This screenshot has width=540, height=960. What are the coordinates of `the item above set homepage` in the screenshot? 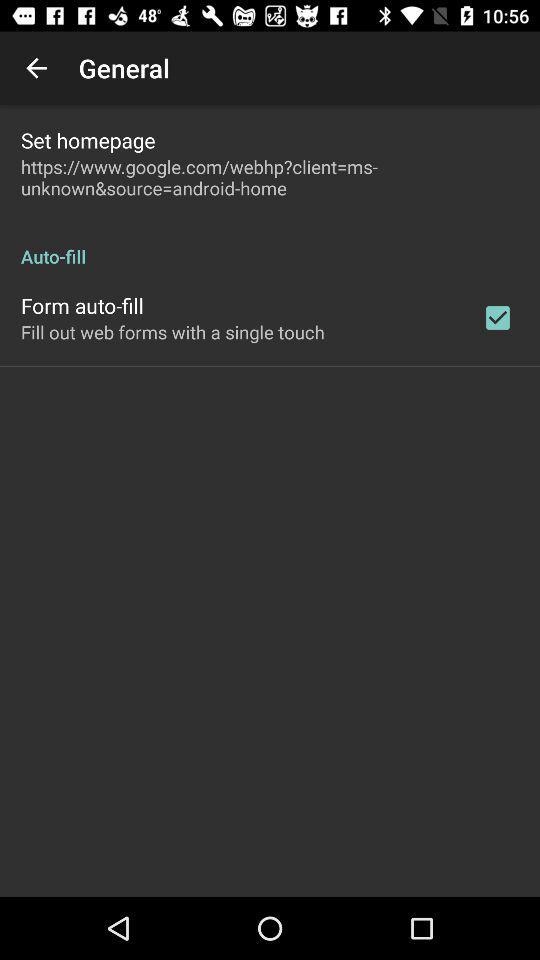 It's located at (36, 68).